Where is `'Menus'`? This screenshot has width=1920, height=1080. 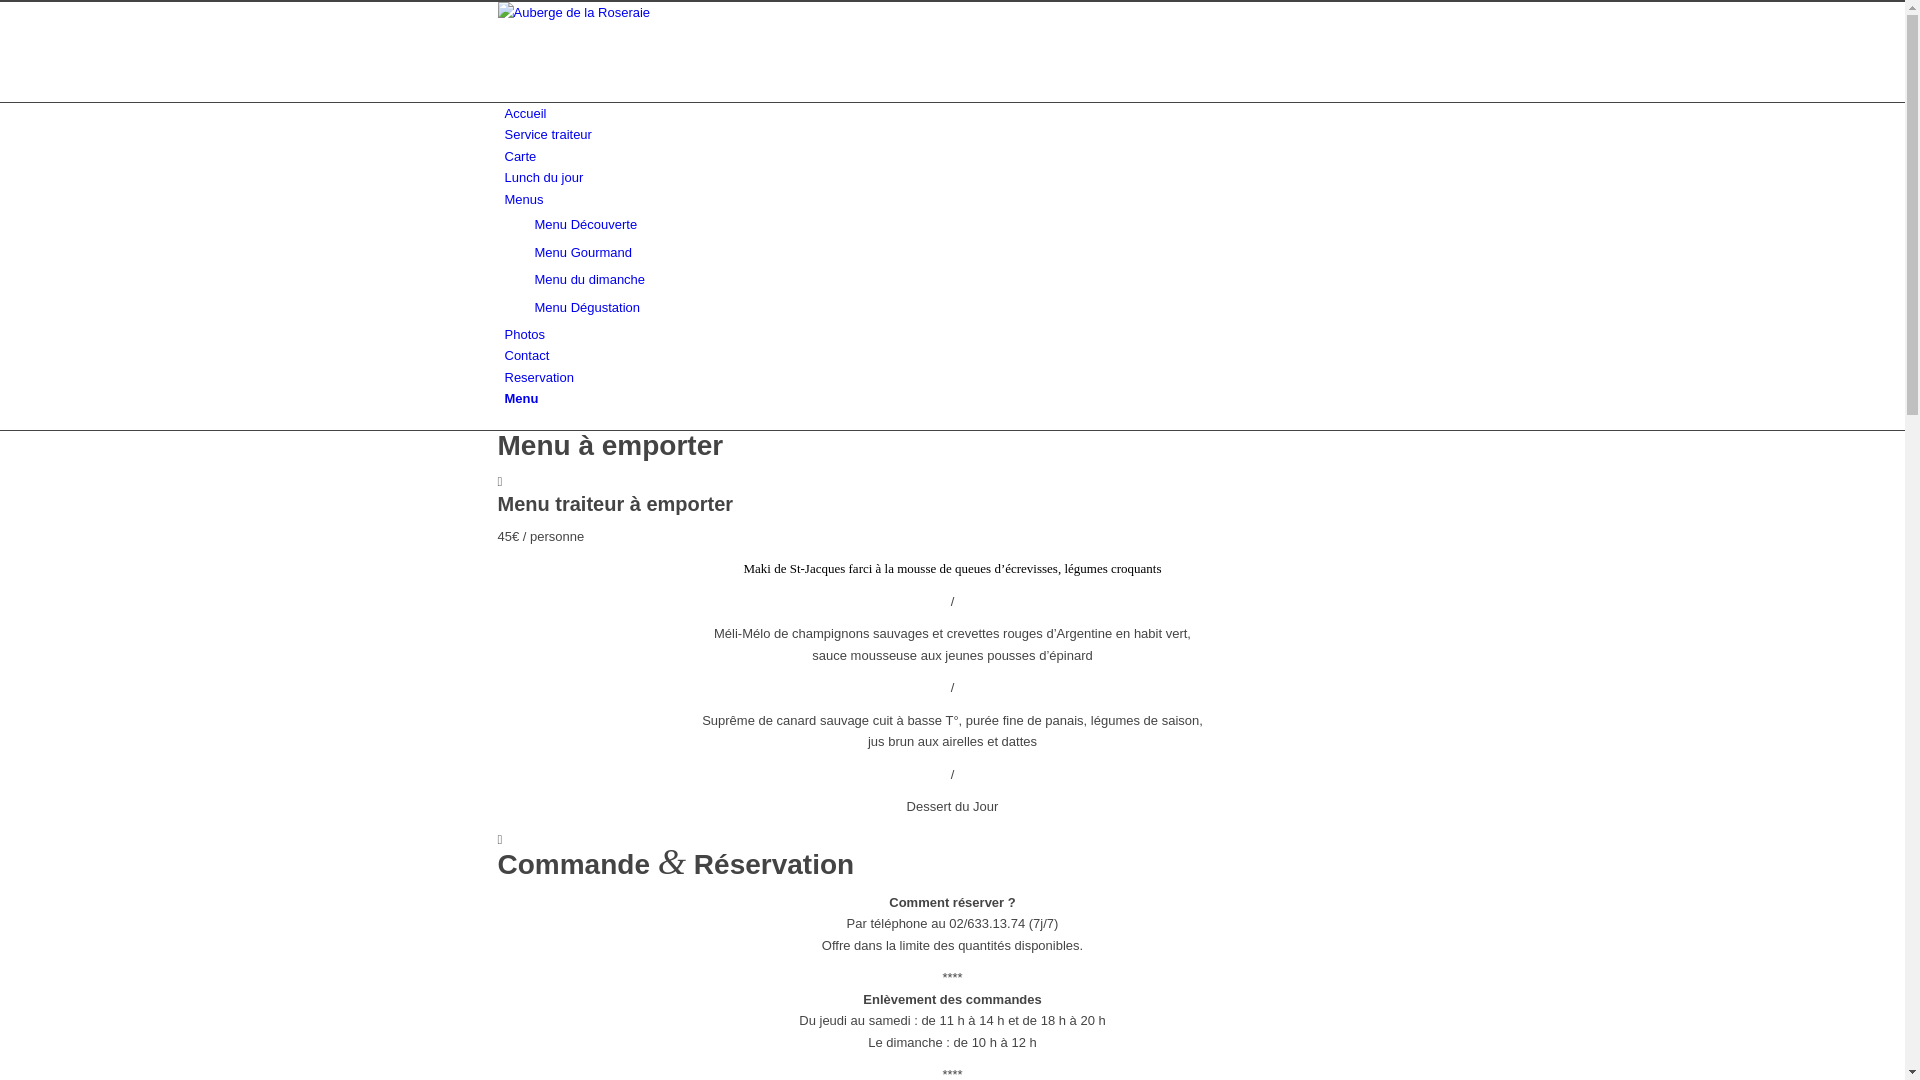
'Menus' is located at coordinates (523, 199).